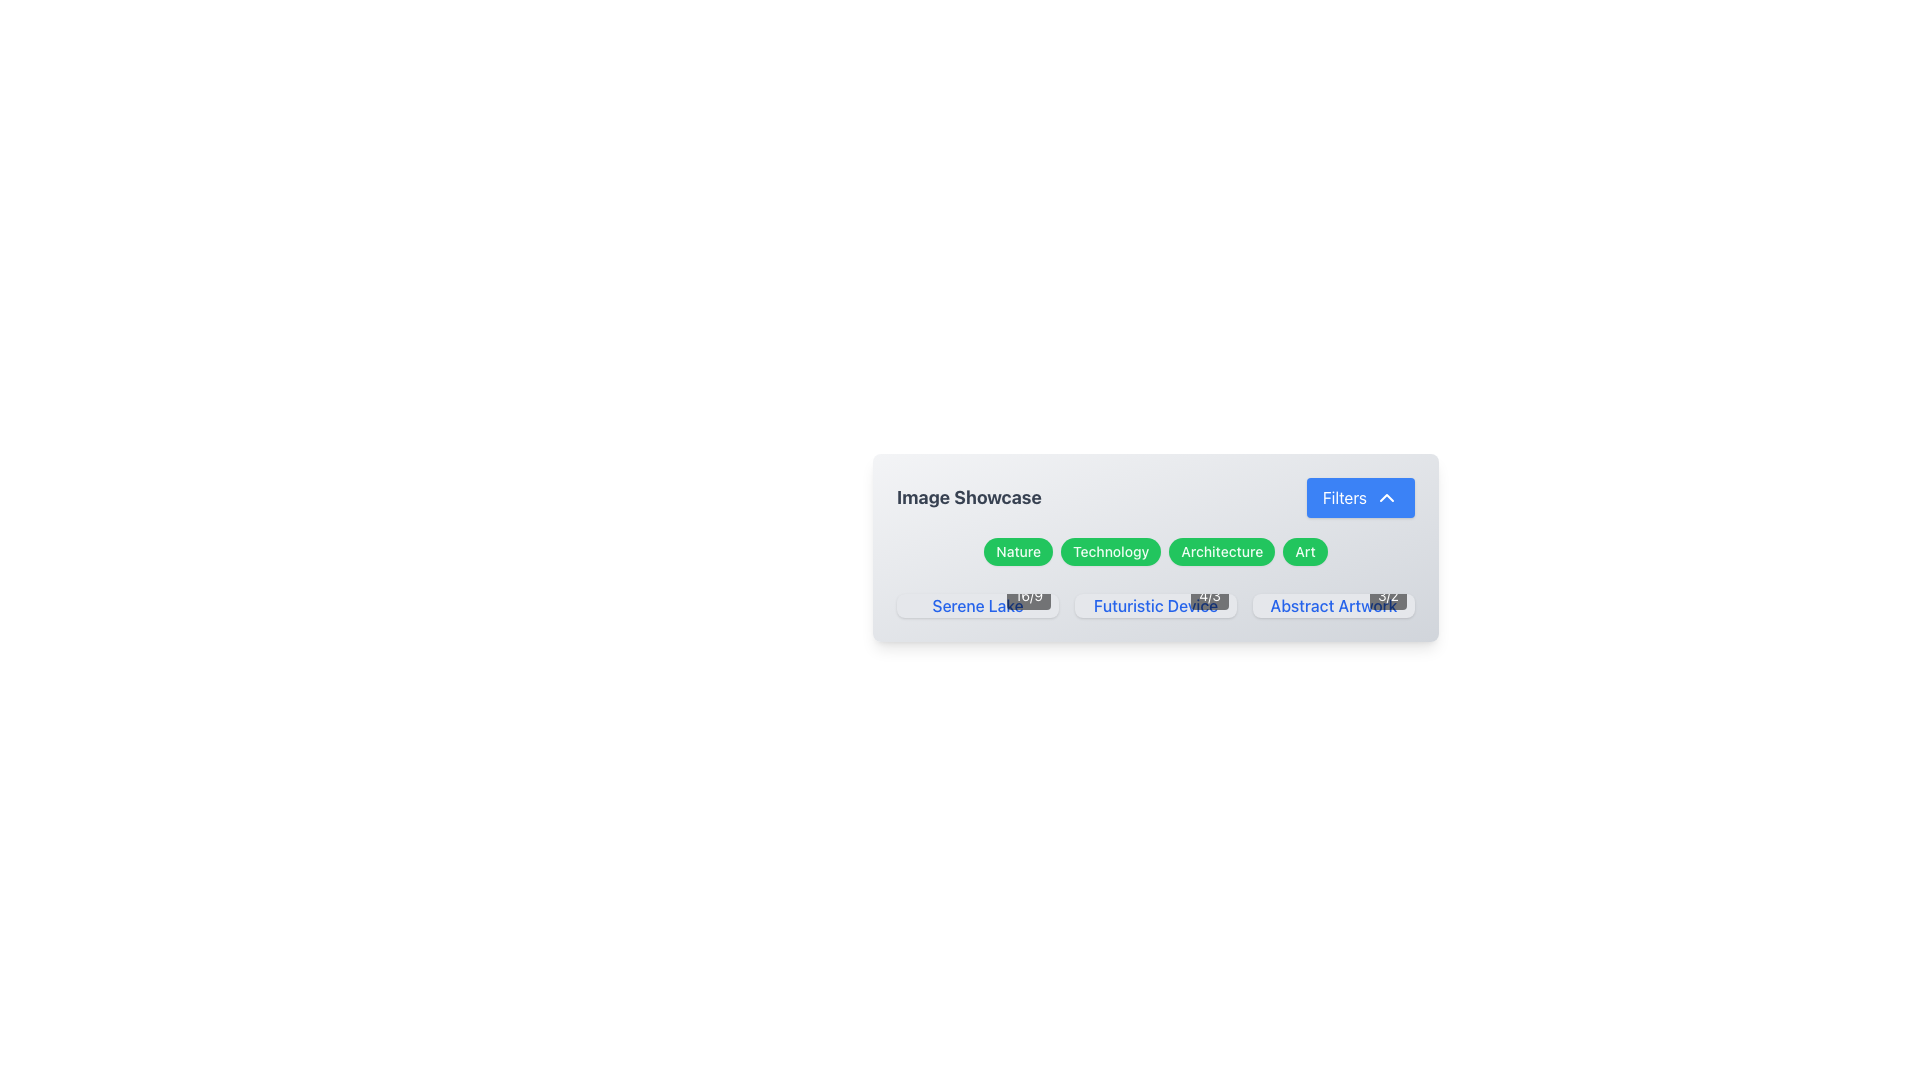  I want to click on the 'Technology' button, which is a horizontally-aligned button with a vibrant green background and white text, so click(1156, 547).